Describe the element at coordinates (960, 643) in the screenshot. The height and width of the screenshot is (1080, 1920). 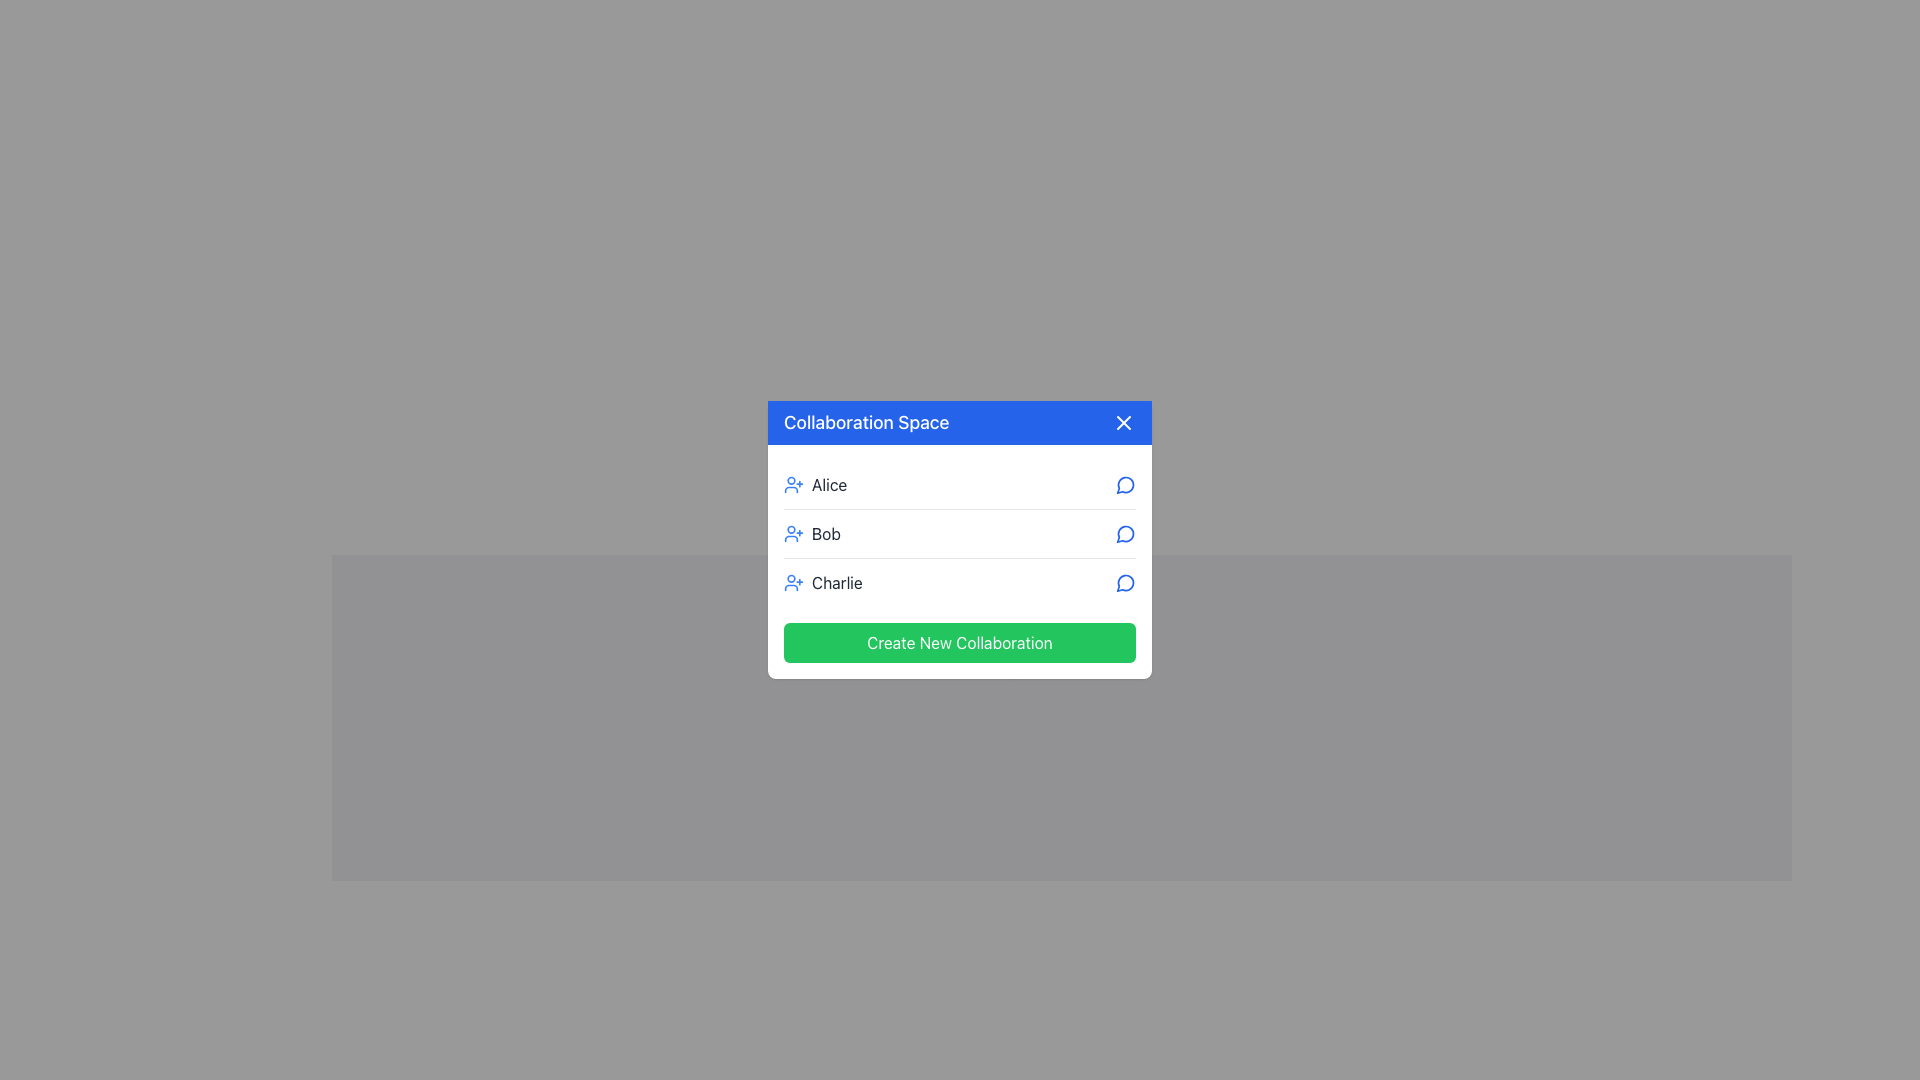
I see `the 'Create New Collaboration' button, which is a green rectangular button with rounded corners located at the bottom of the 'Collaboration Space' modal window` at that location.